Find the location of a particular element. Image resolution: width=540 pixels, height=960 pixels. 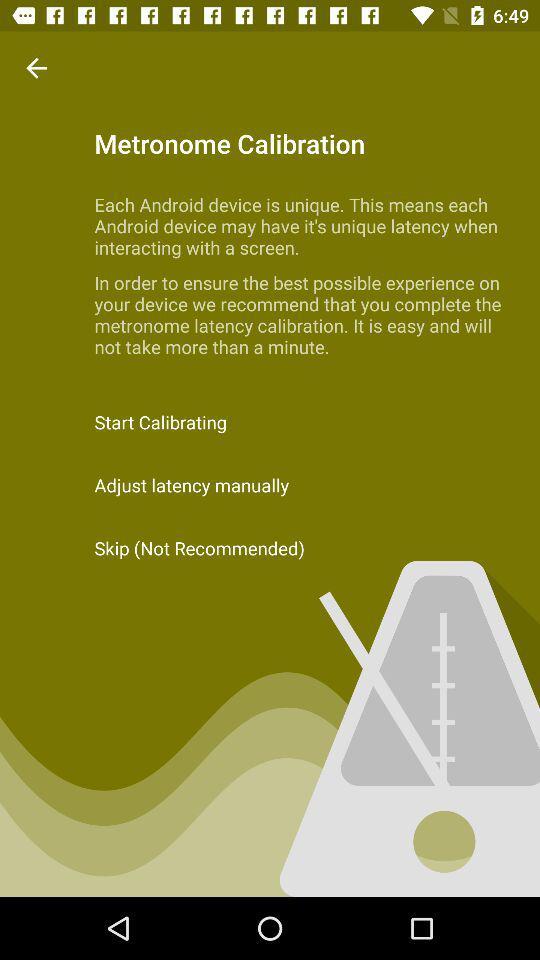

adjust latency manually item is located at coordinates (270, 484).